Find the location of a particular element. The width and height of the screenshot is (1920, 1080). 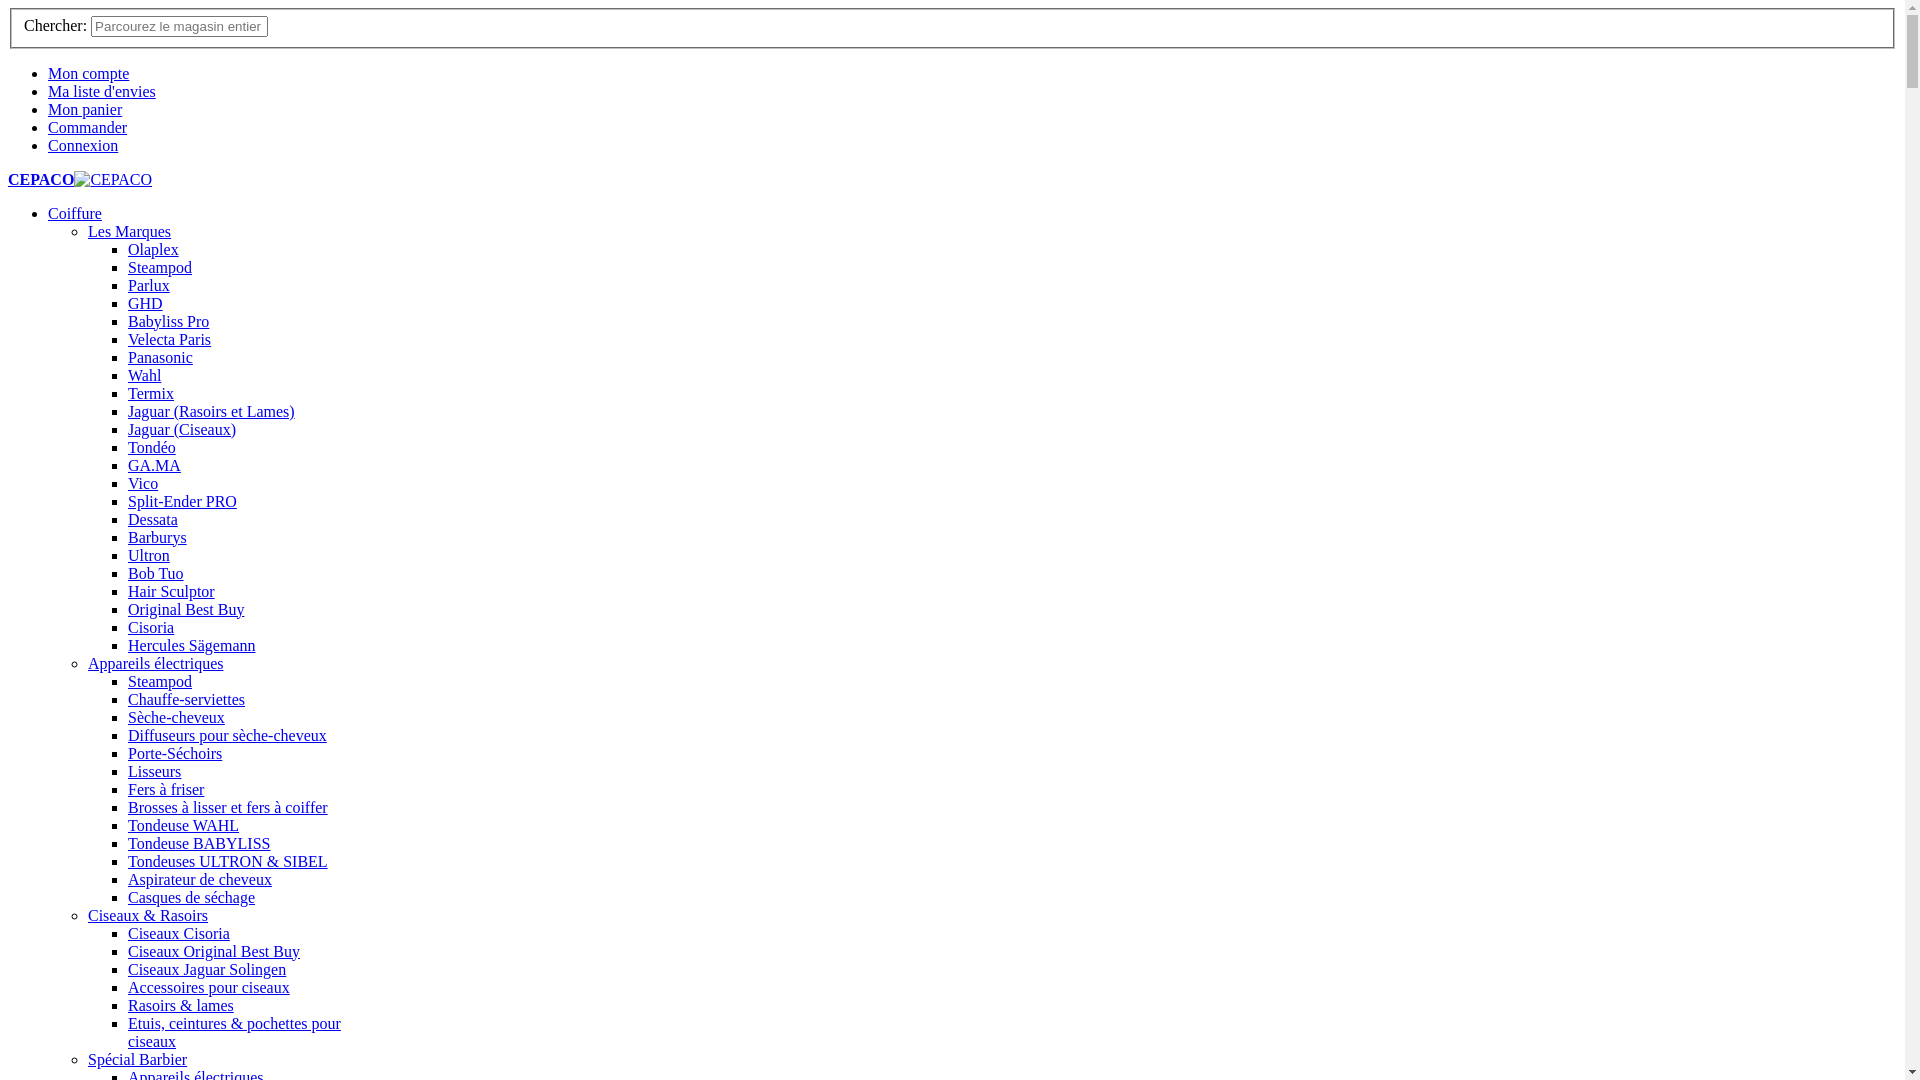

'Termix' is located at coordinates (149, 393).